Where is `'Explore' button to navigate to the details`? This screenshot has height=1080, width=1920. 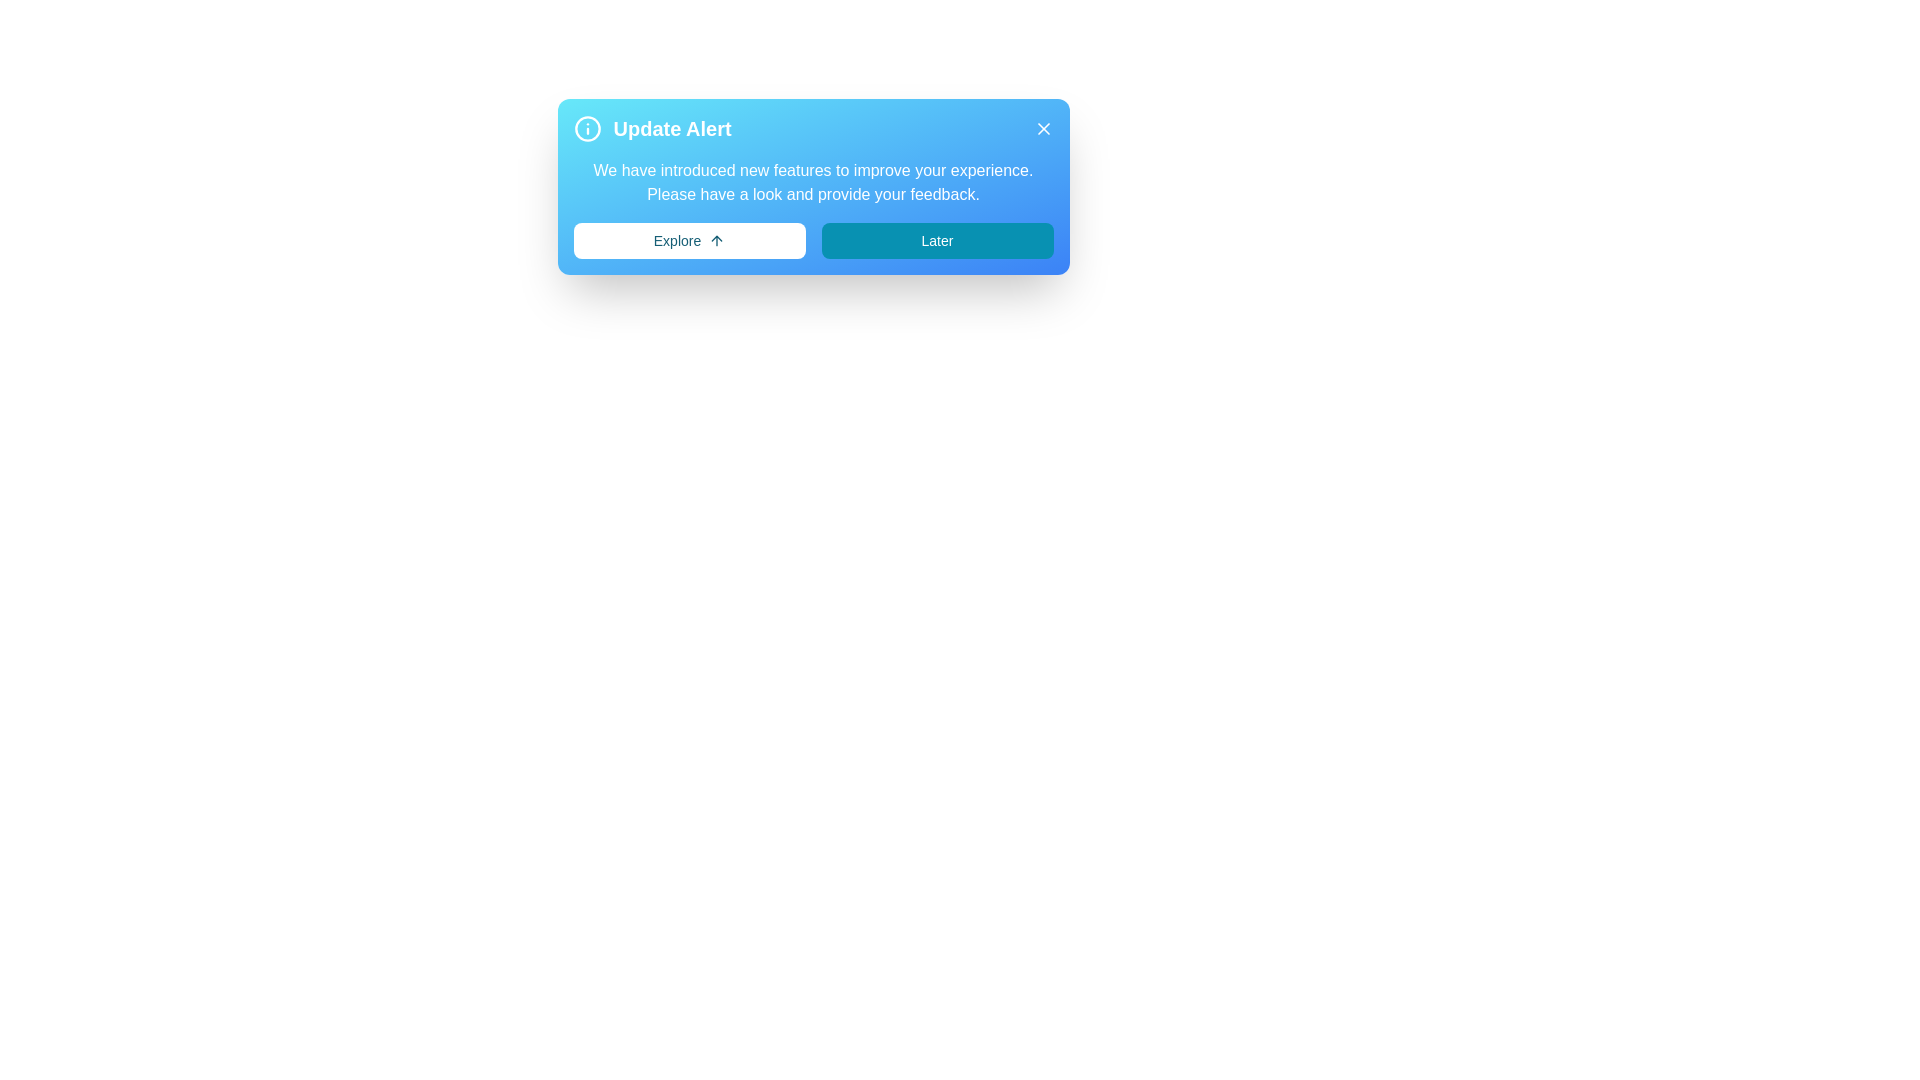 'Explore' button to navigate to the details is located at coordinates (689, 239).